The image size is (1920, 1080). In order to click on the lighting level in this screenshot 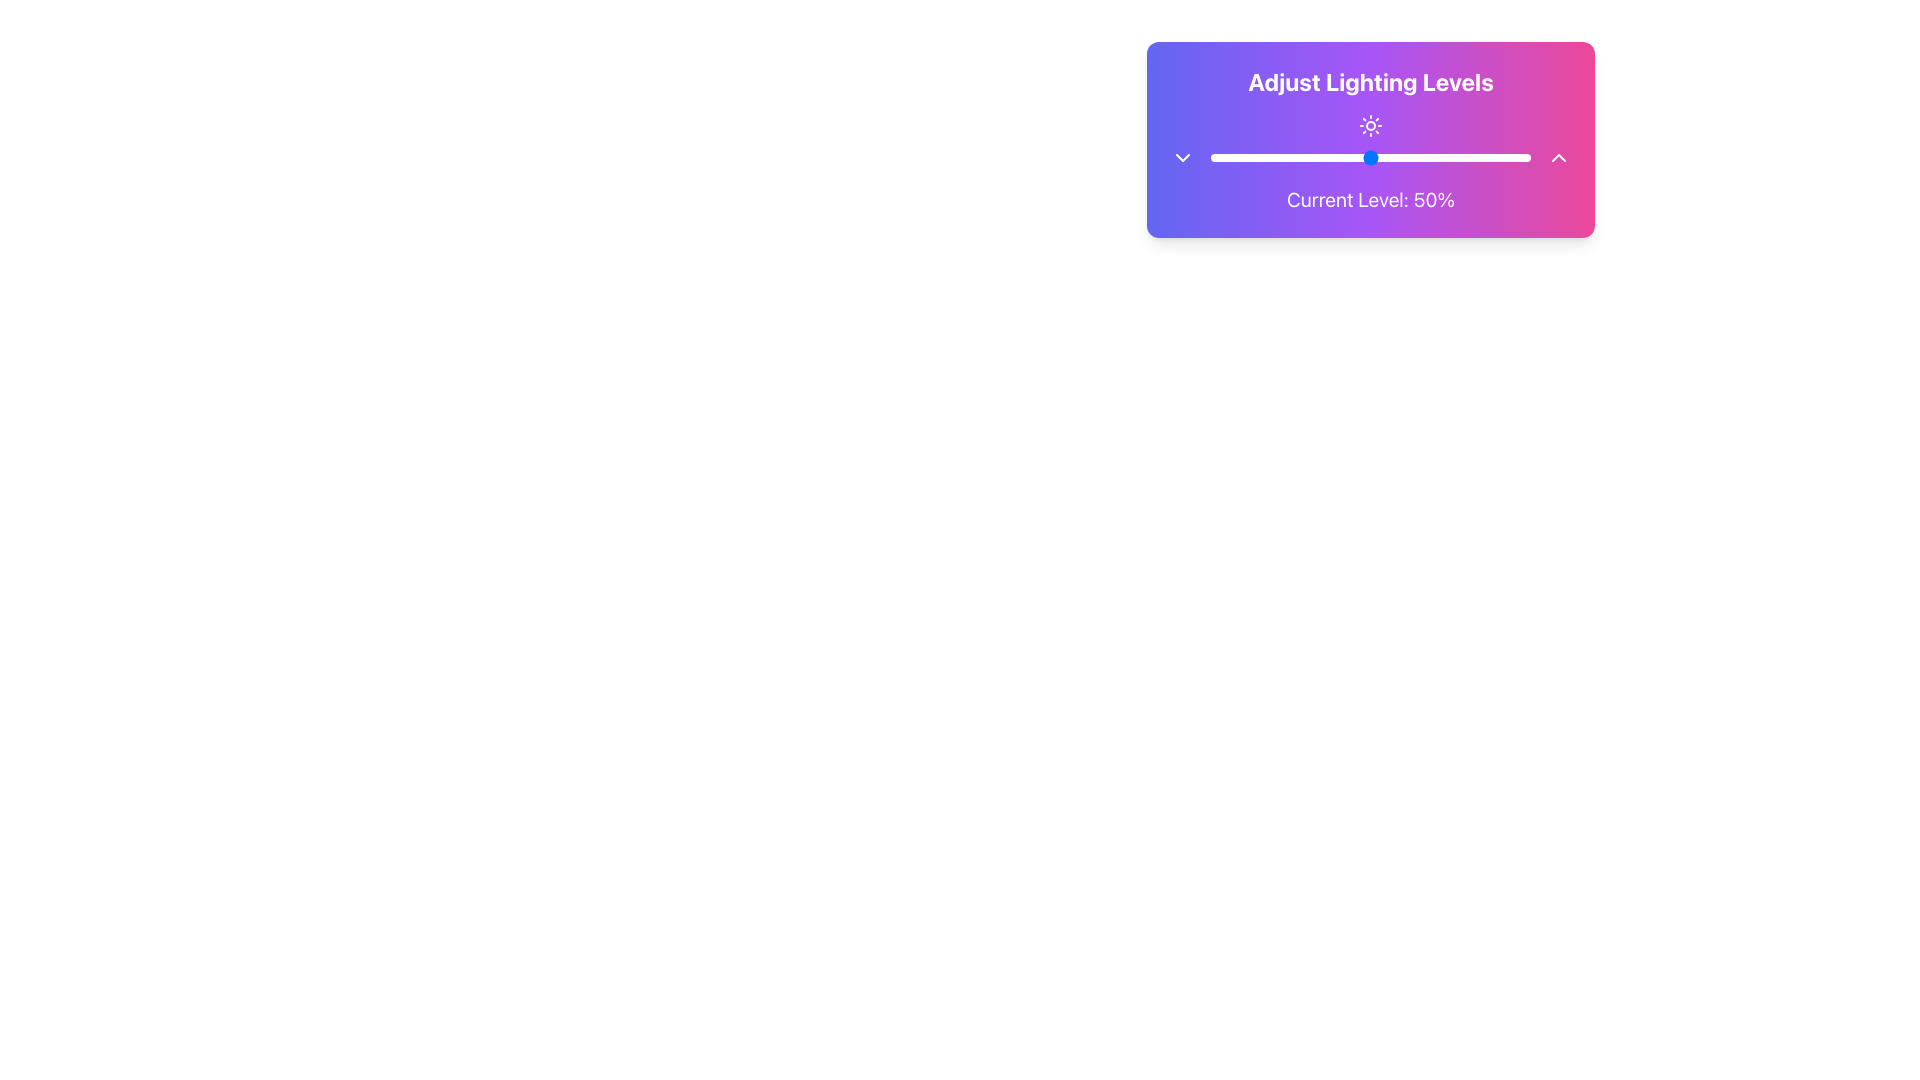, I will do `click(1454, 157)`.